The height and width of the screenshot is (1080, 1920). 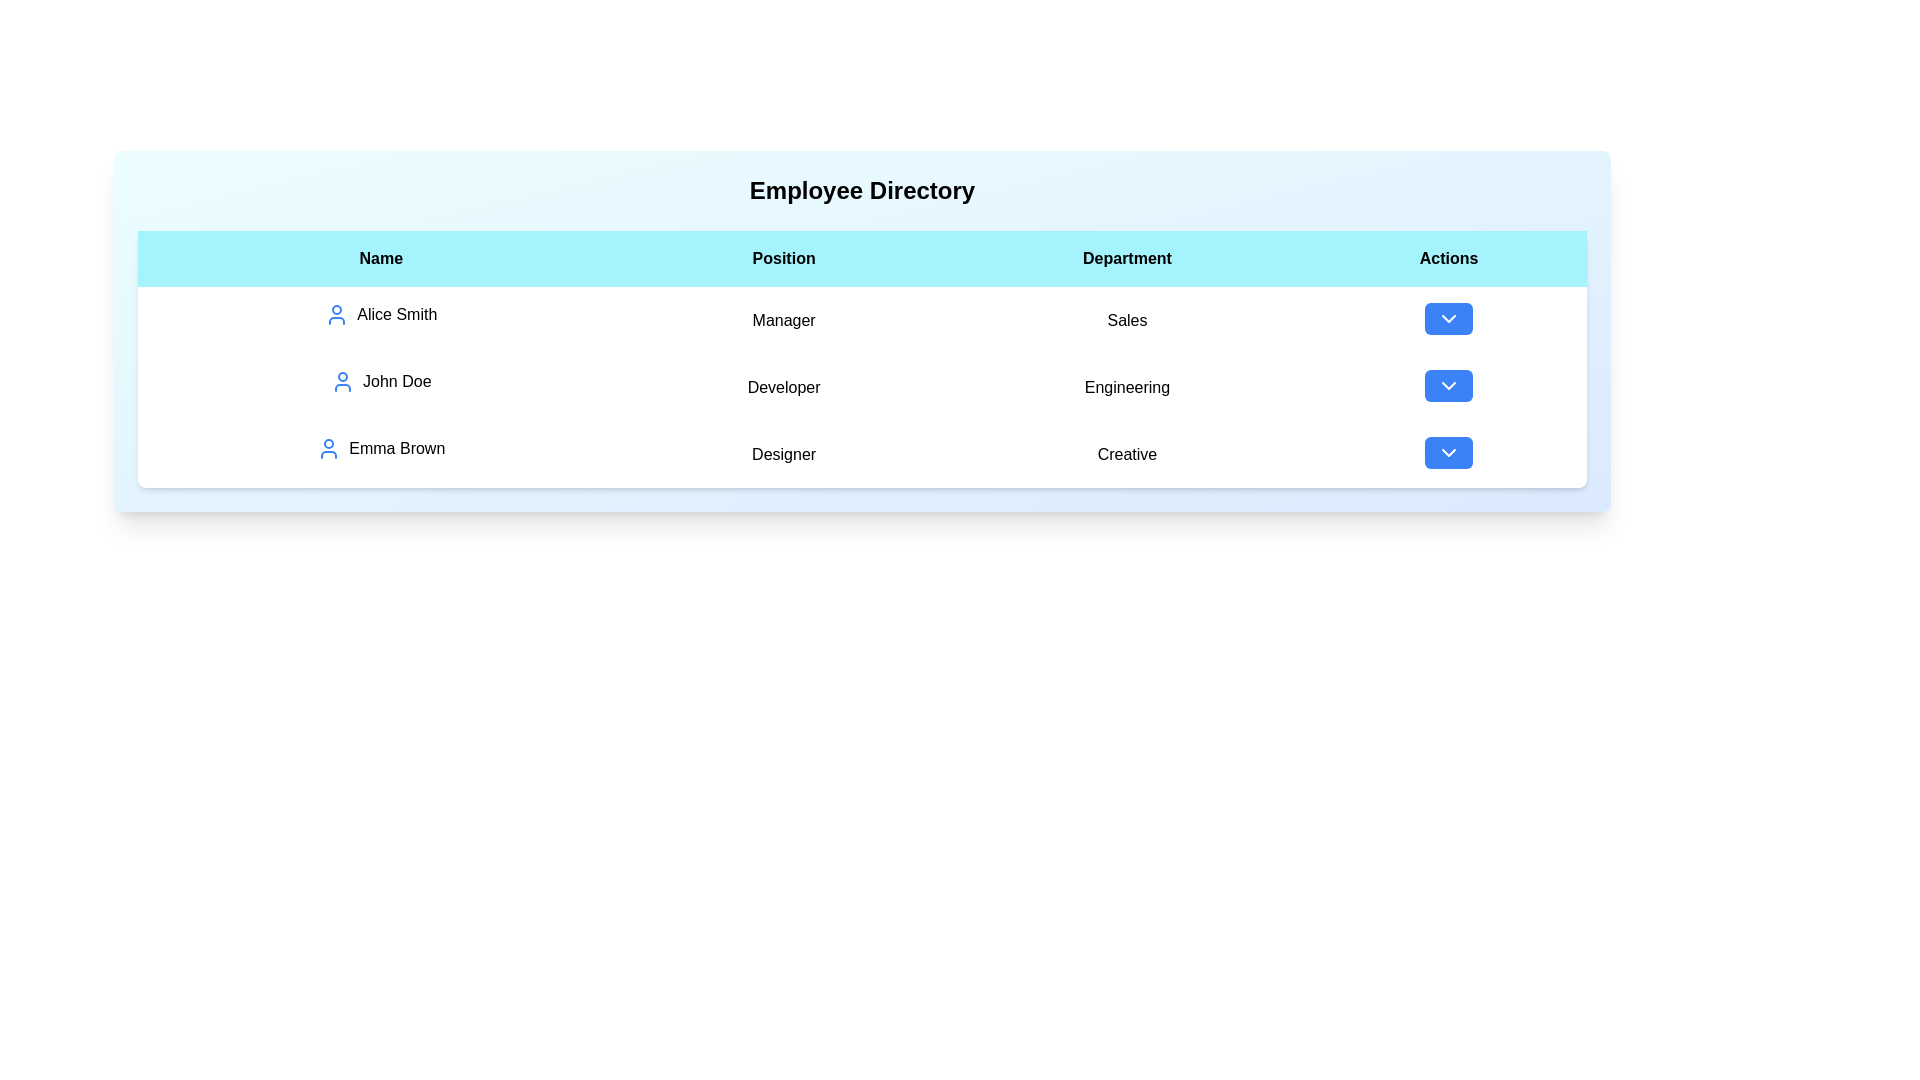 What do you see at coordinates (329, 447) in the screenshot?
I see `the user icon associated with 'Emma Brown' in the employee directory table, located in the third row under the 'Name' column` at bounding box center [329, 447].